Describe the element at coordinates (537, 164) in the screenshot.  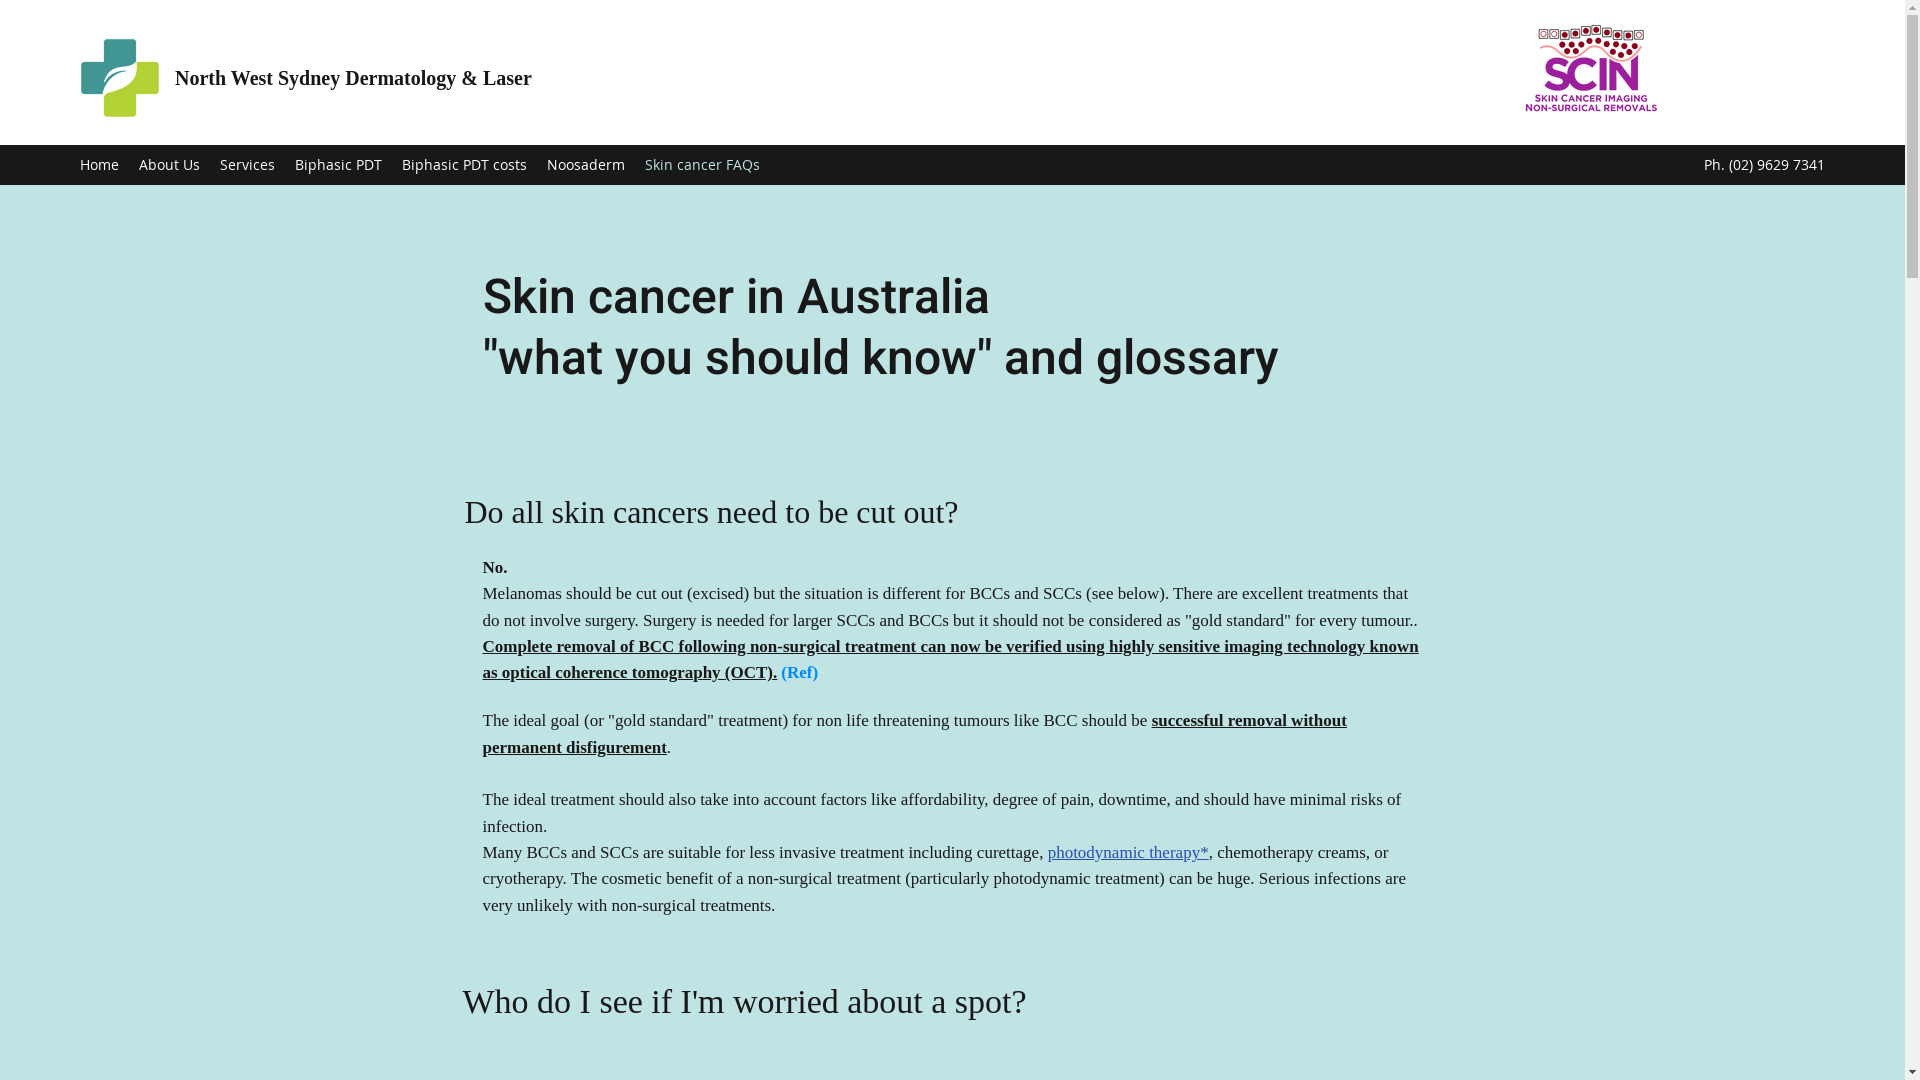
I see `'Noosaderm'` at that location.